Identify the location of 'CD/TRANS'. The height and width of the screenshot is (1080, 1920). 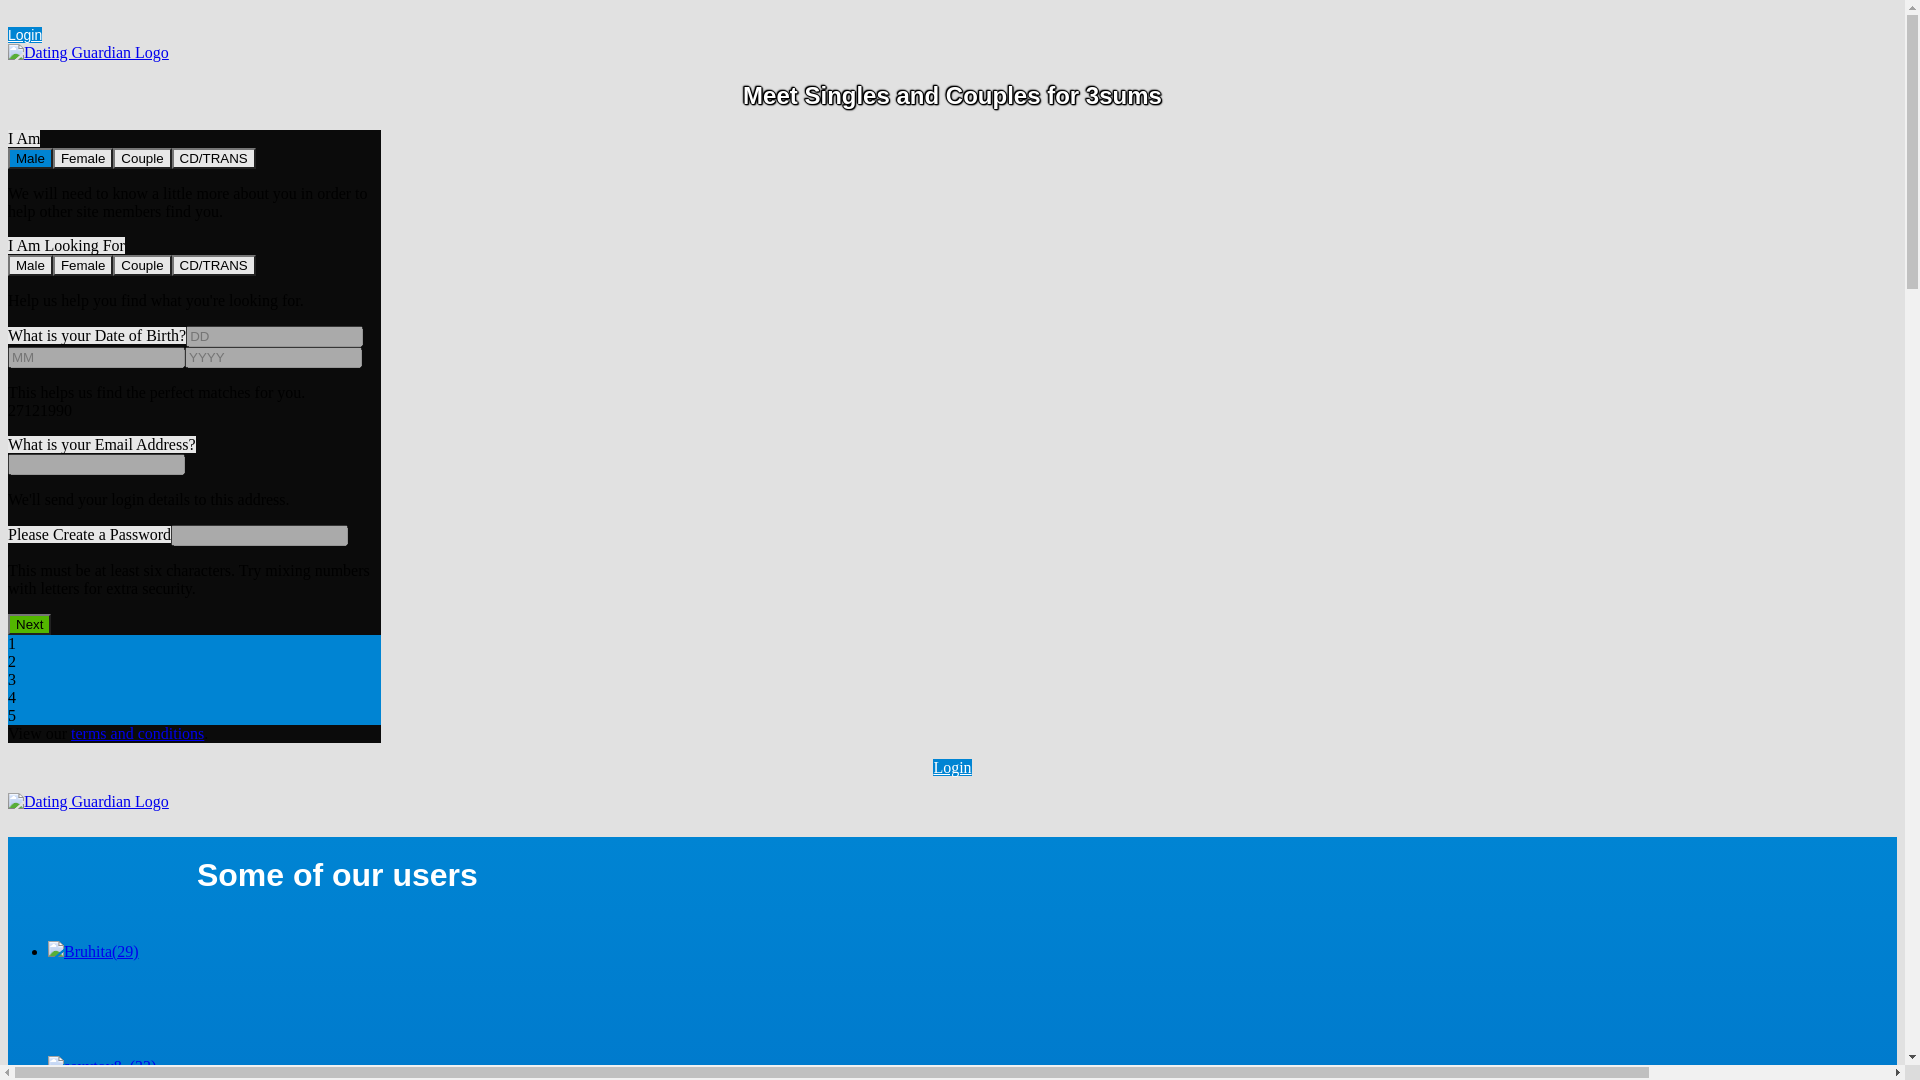
(172, 264).